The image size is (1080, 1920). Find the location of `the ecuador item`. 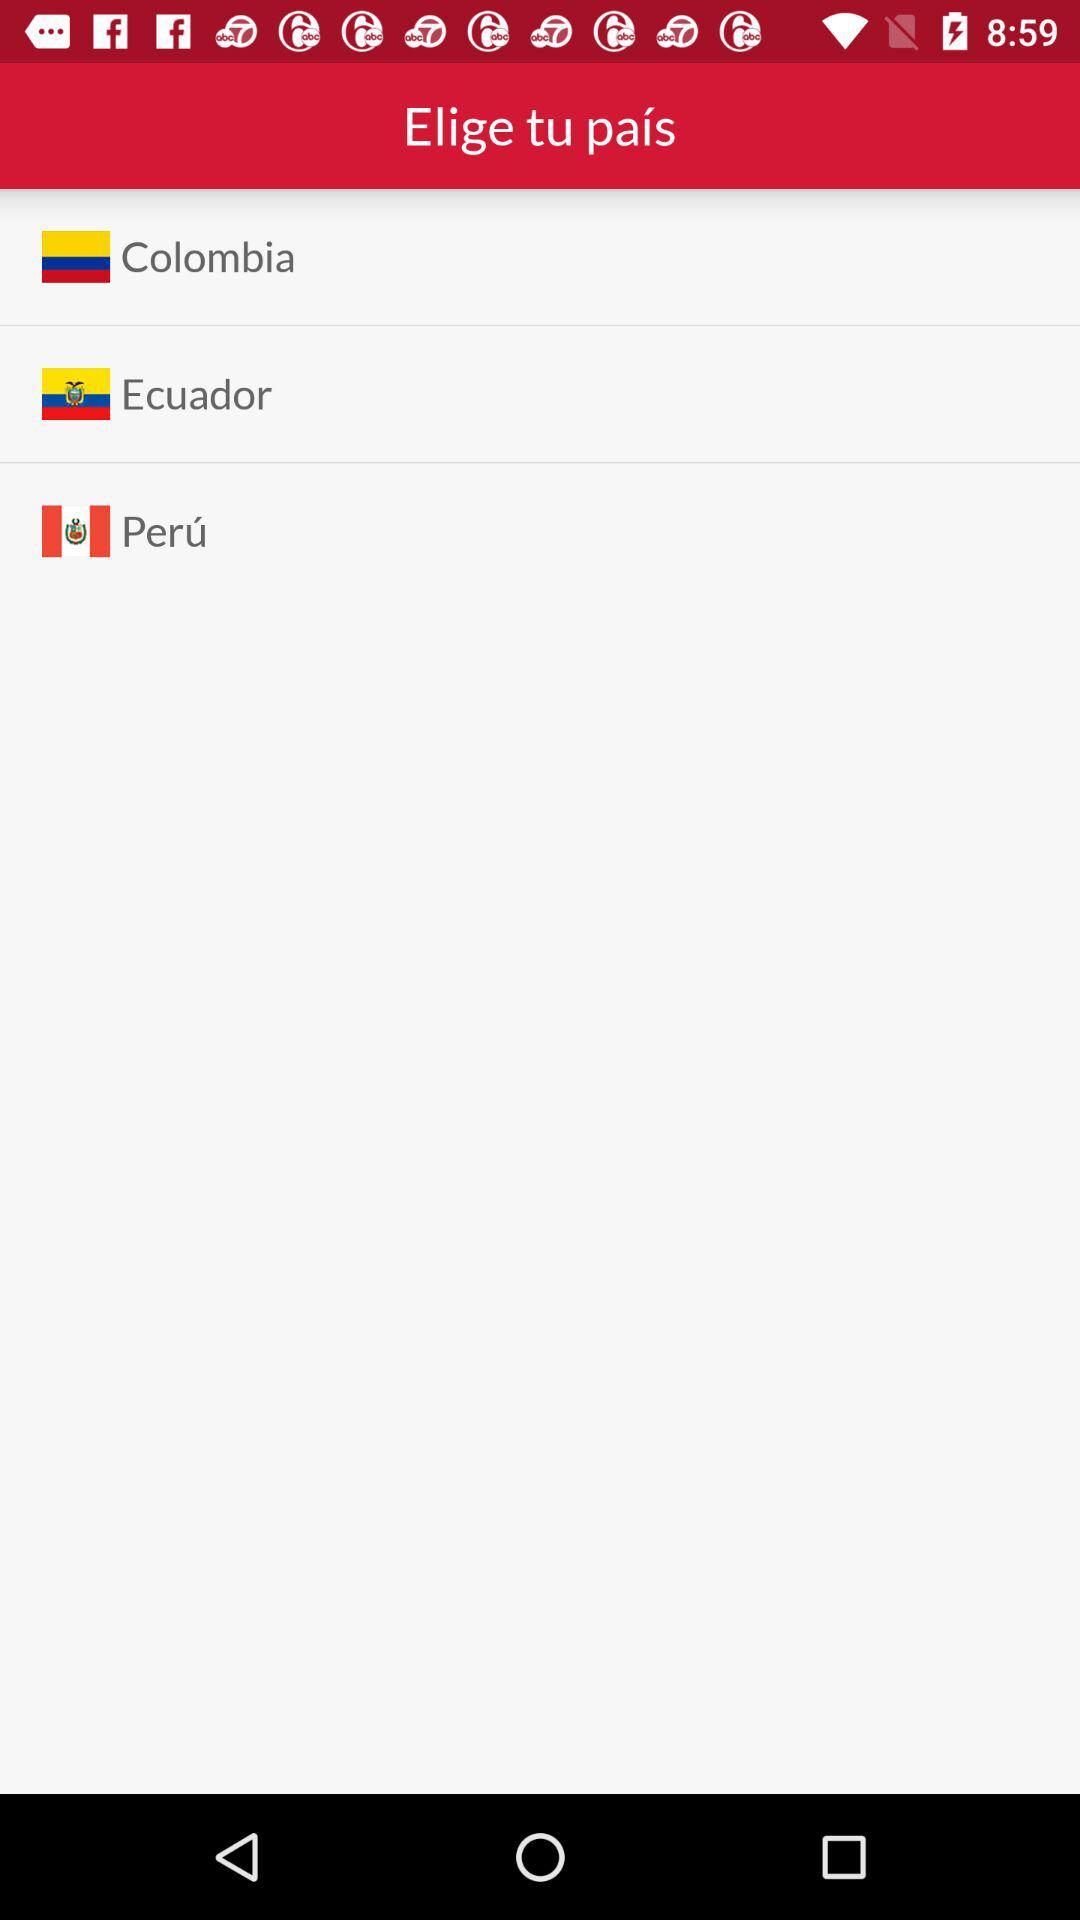

the ecuador item is located at coordinates (196, 394).